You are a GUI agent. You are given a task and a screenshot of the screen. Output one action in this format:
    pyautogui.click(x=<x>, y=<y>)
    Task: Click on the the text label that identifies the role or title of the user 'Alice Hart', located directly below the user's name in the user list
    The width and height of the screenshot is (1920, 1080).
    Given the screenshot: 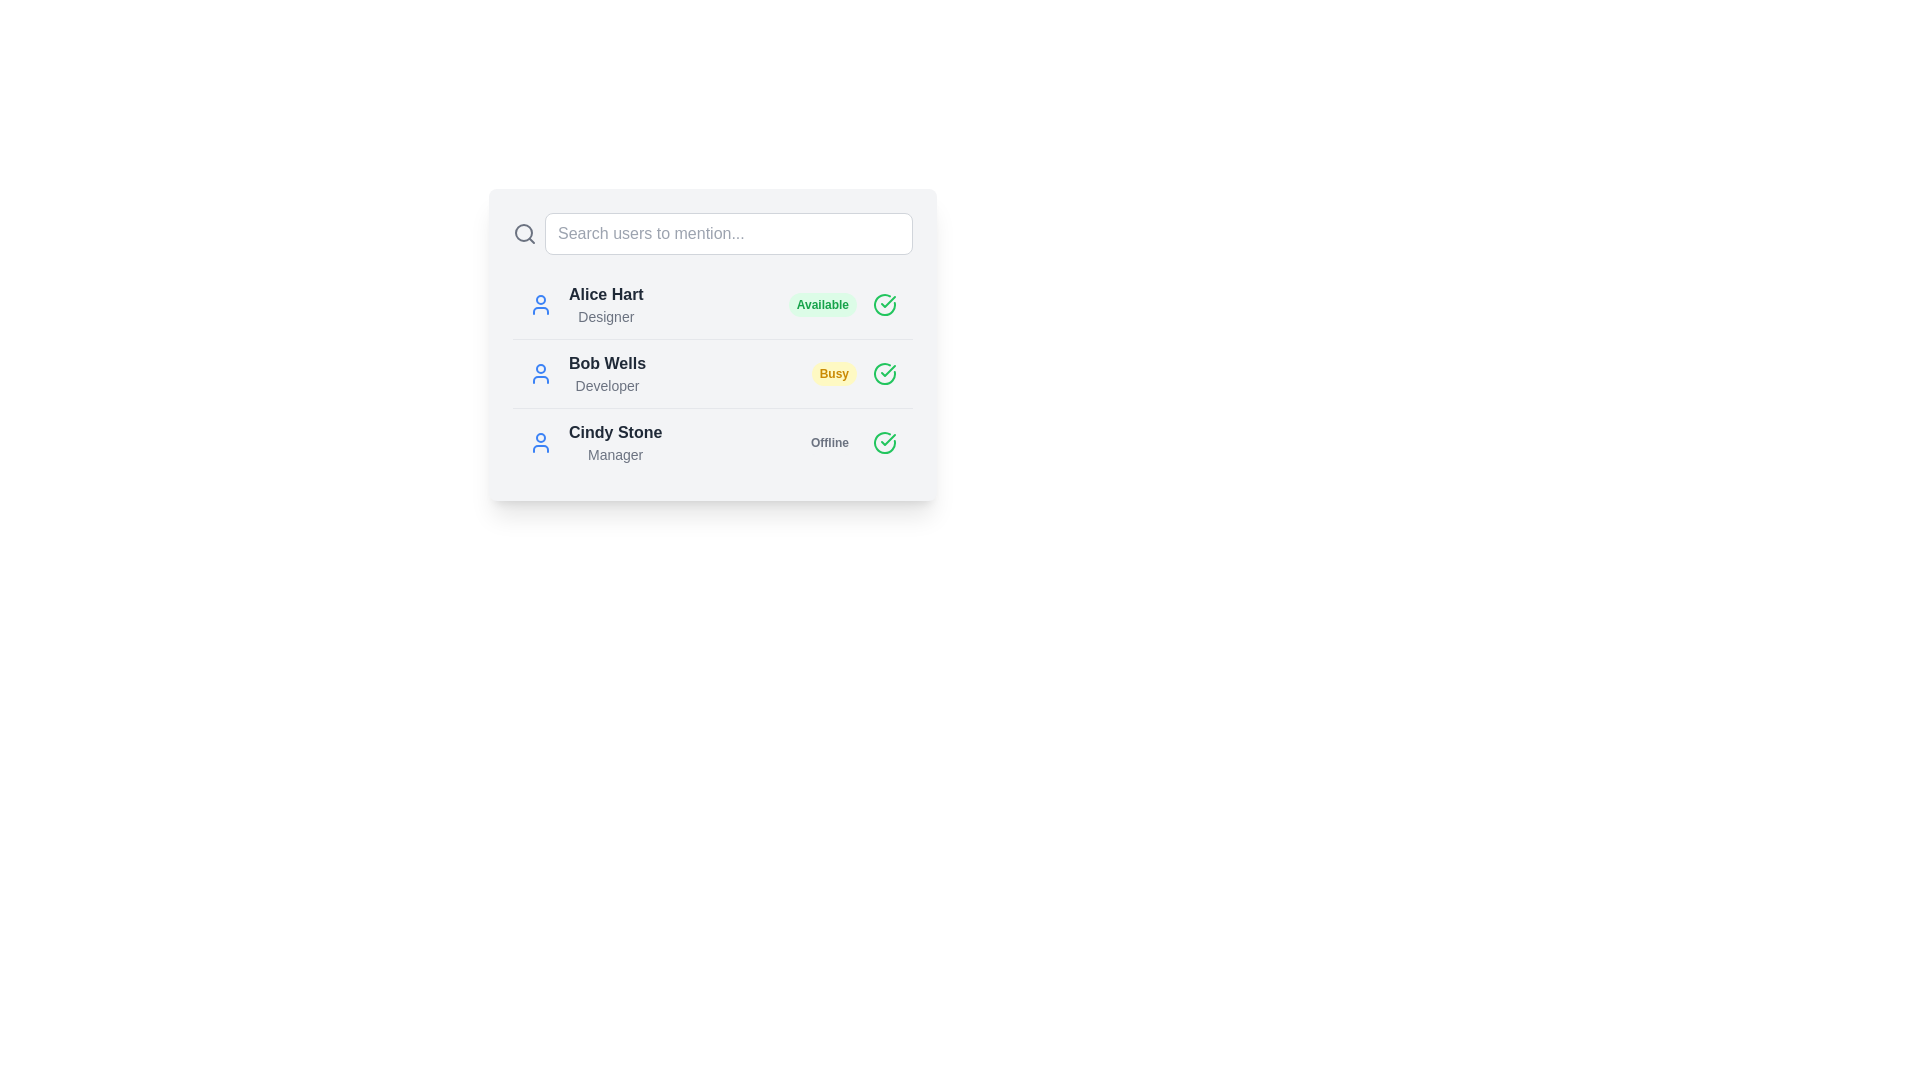 What is the action you would take?
    pyautogui.click(x=605, y=315)
    